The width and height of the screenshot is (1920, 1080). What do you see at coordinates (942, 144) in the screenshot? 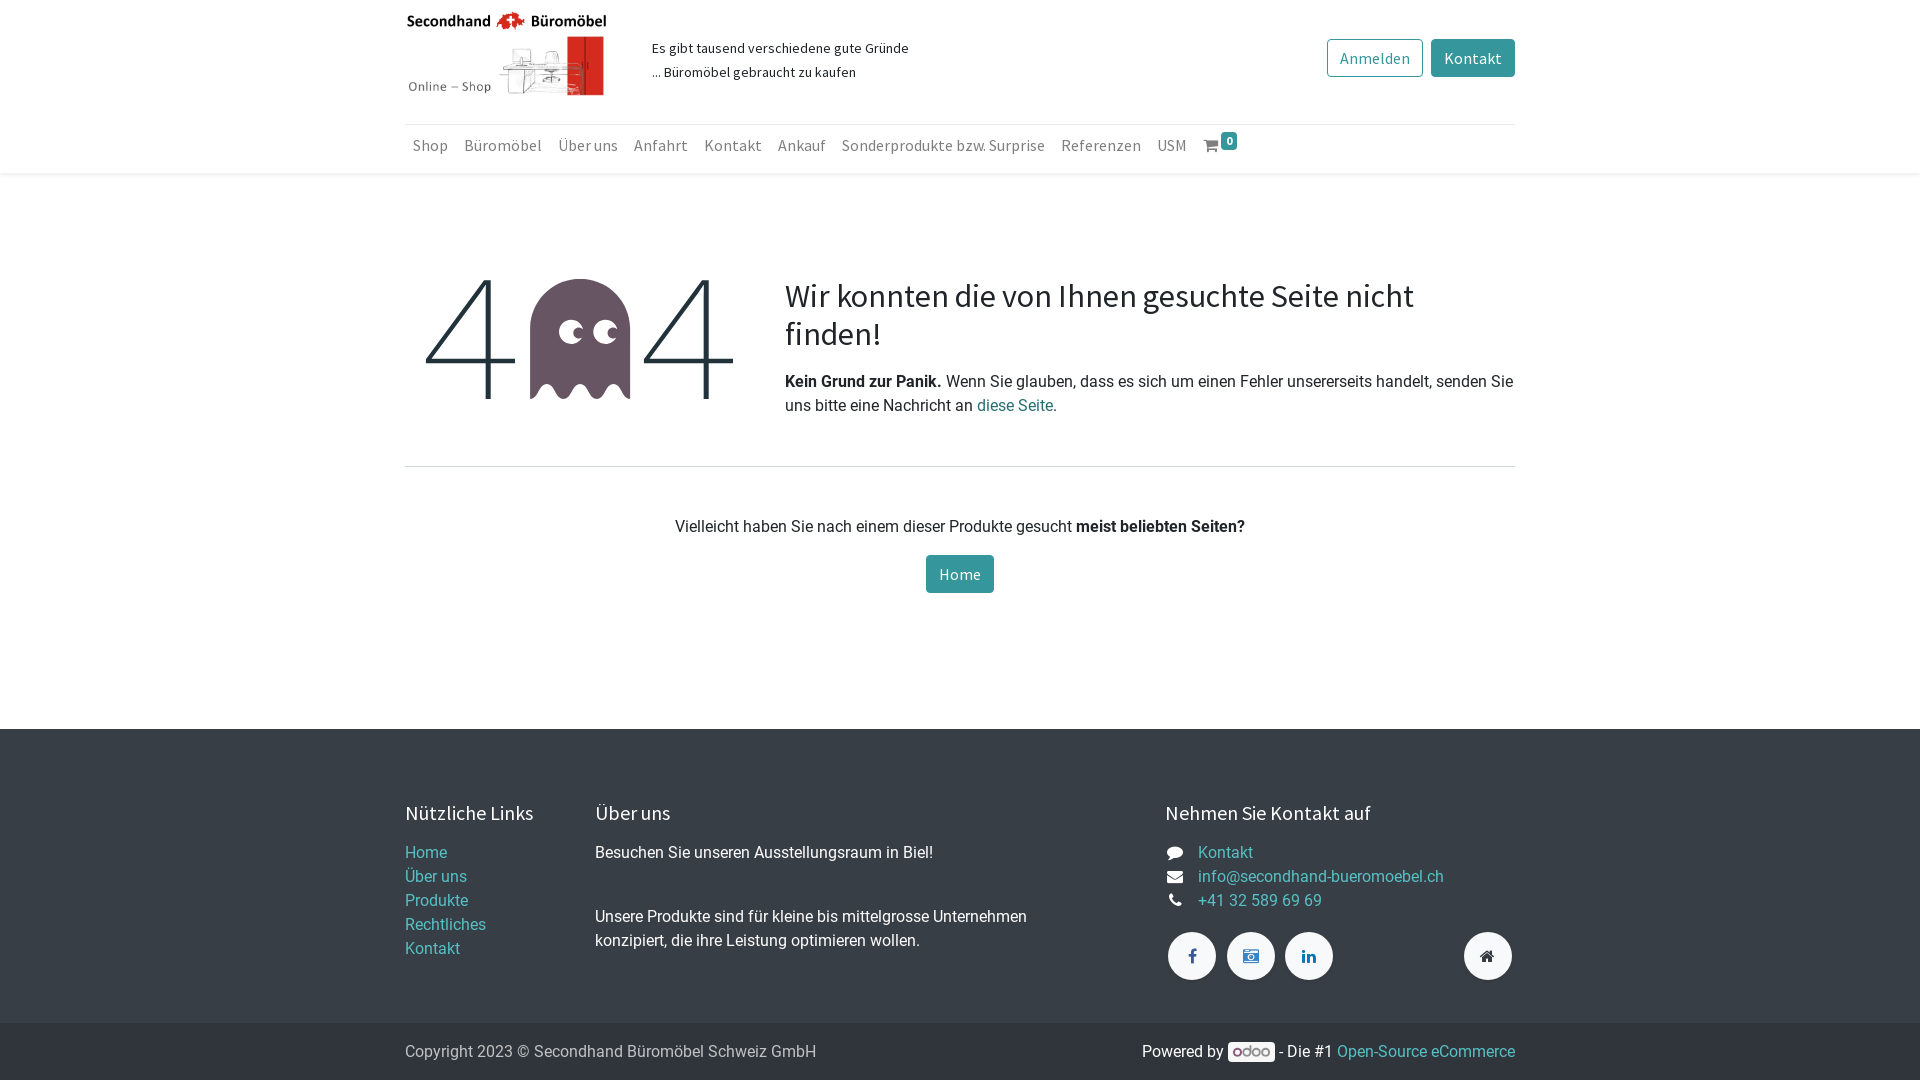
I see `'Sonderprodukte bzw. Surprise'` at bounding box center [942, 144].